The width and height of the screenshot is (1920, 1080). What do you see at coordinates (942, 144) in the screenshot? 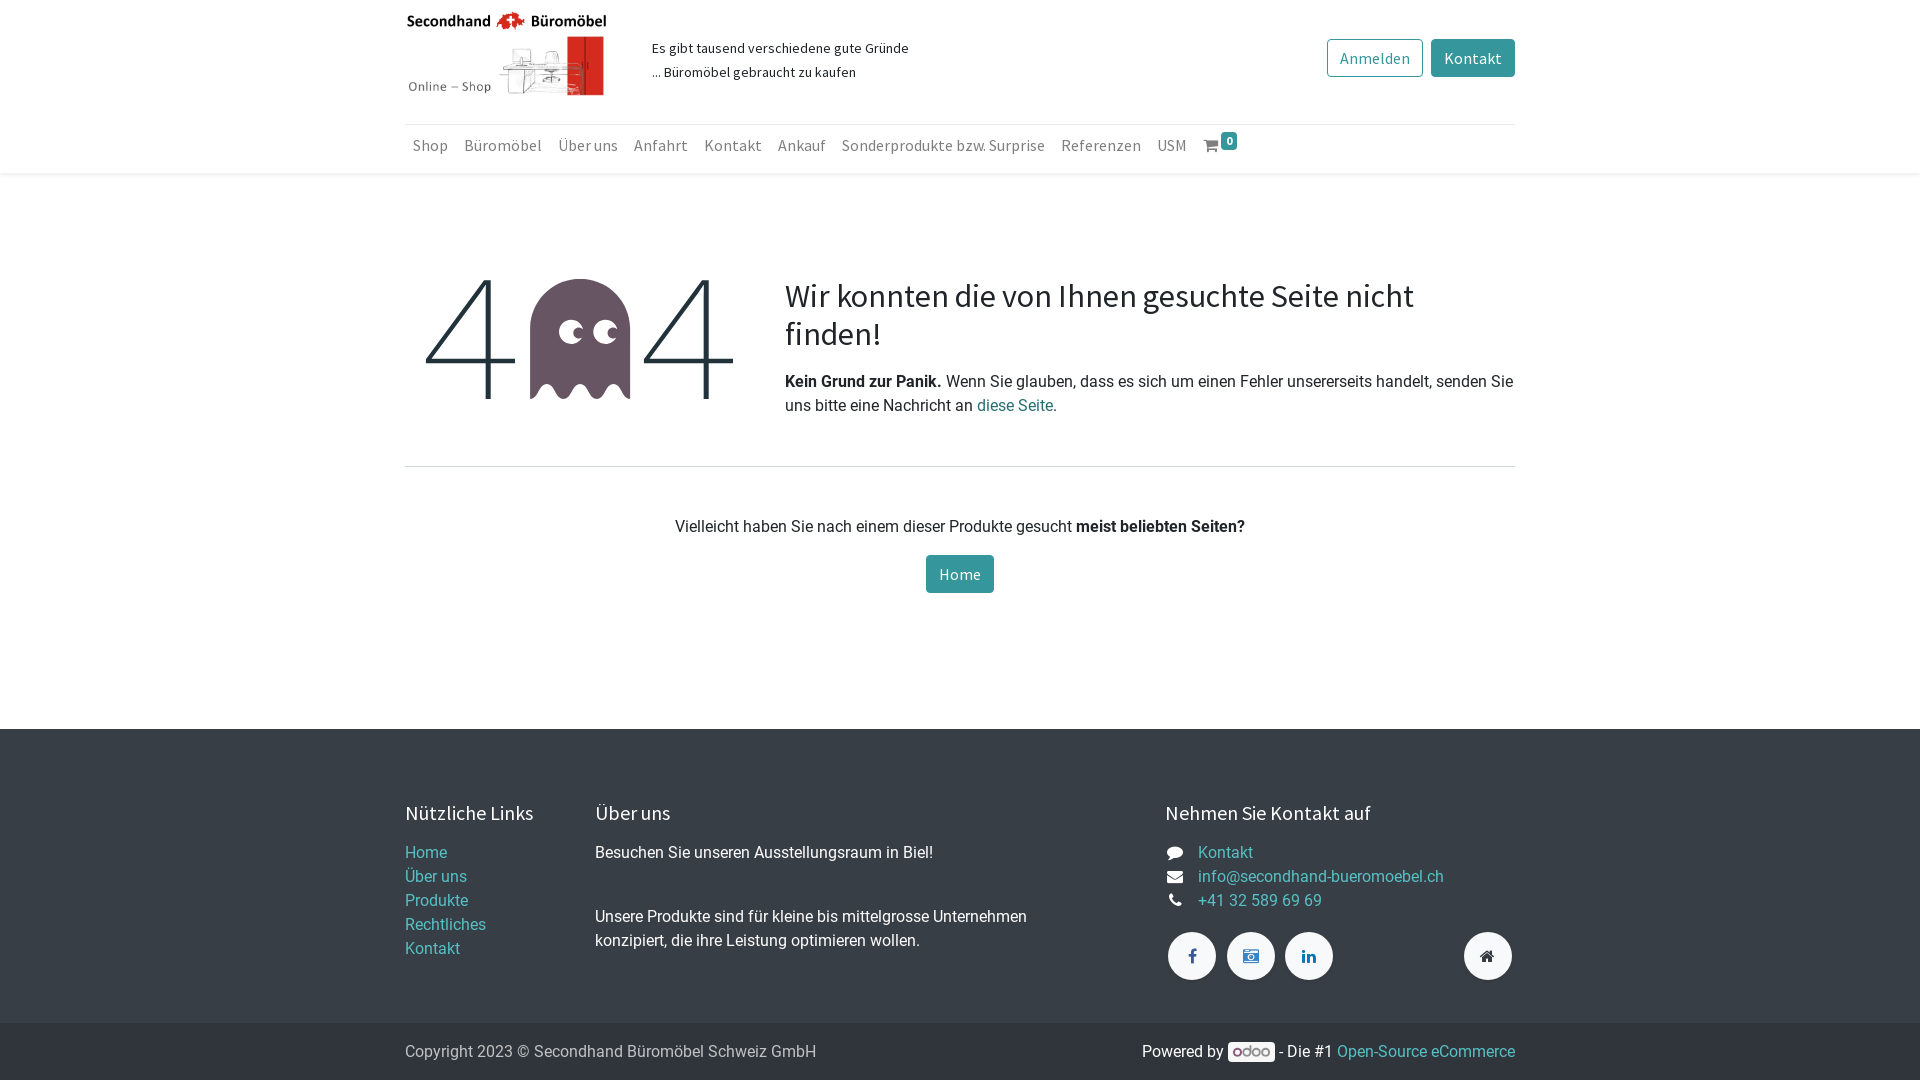
I see `'Sonderprodukte bzw. Surprise'` at bounding box center [942, 144].